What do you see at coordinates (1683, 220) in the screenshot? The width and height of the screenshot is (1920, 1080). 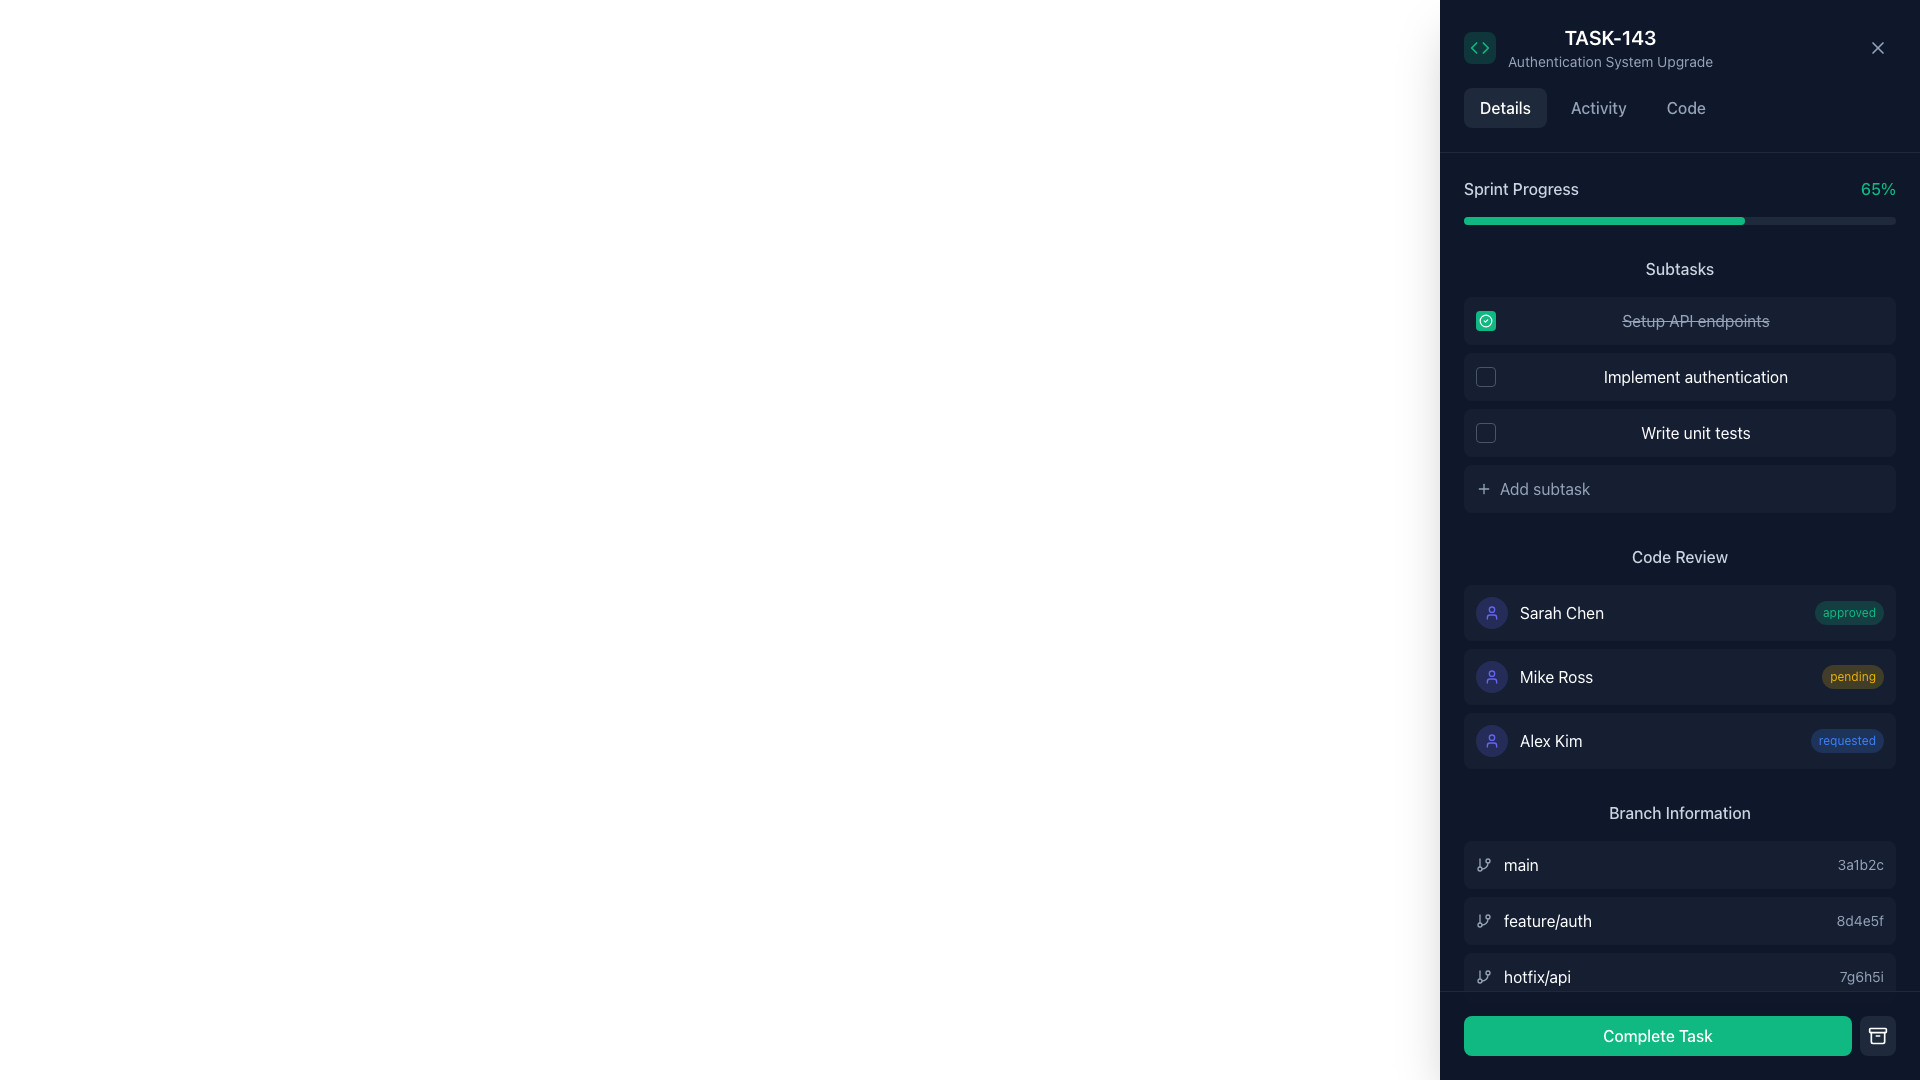 I see `progress value` at bounding box center [1683, 220].